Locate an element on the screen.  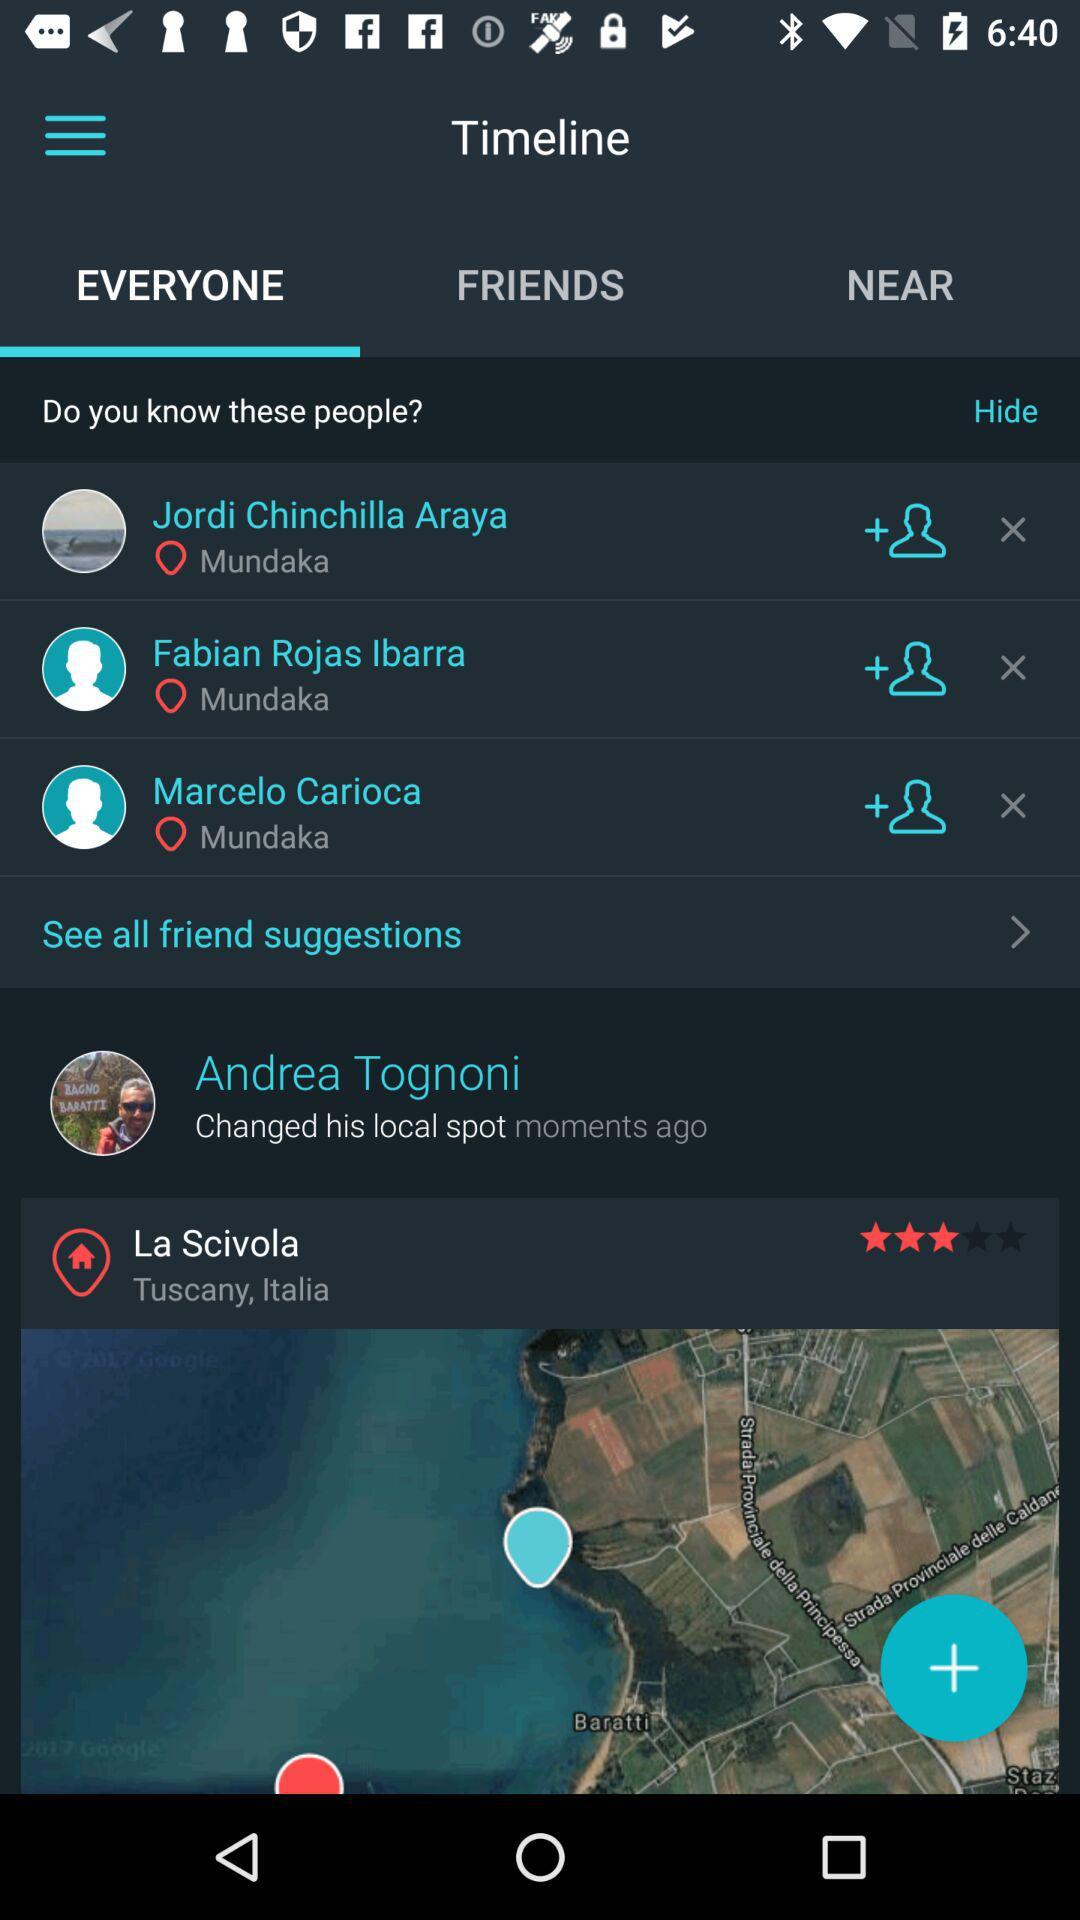
person to friend list is located at coordinates (905, 805).